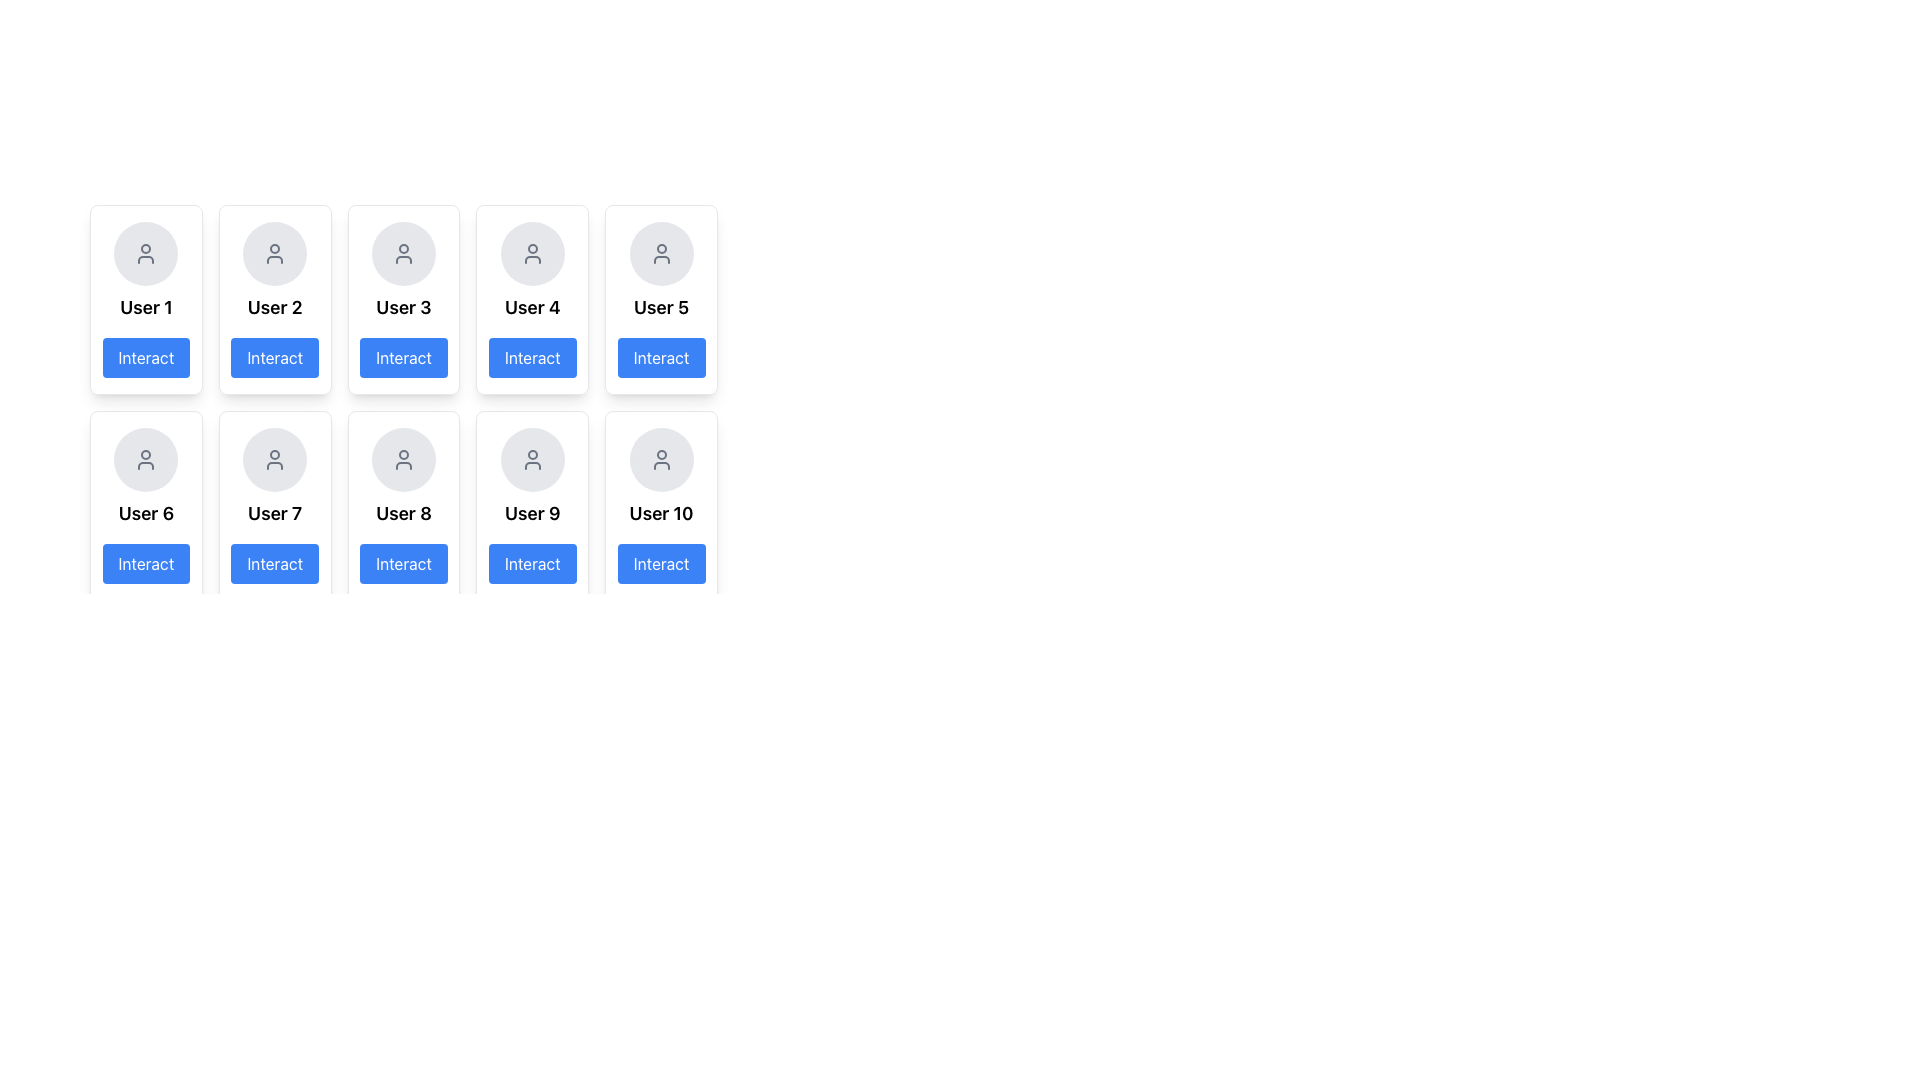 This screenshot has width=1920, height=1080. Describe the element at coordinates (274, 253) in the screenshot. I see `the user icon element, which is a gray outline of a head and shoulders, located in the second user card labeled 'User 2' in the first row of a grid layout` at that location.